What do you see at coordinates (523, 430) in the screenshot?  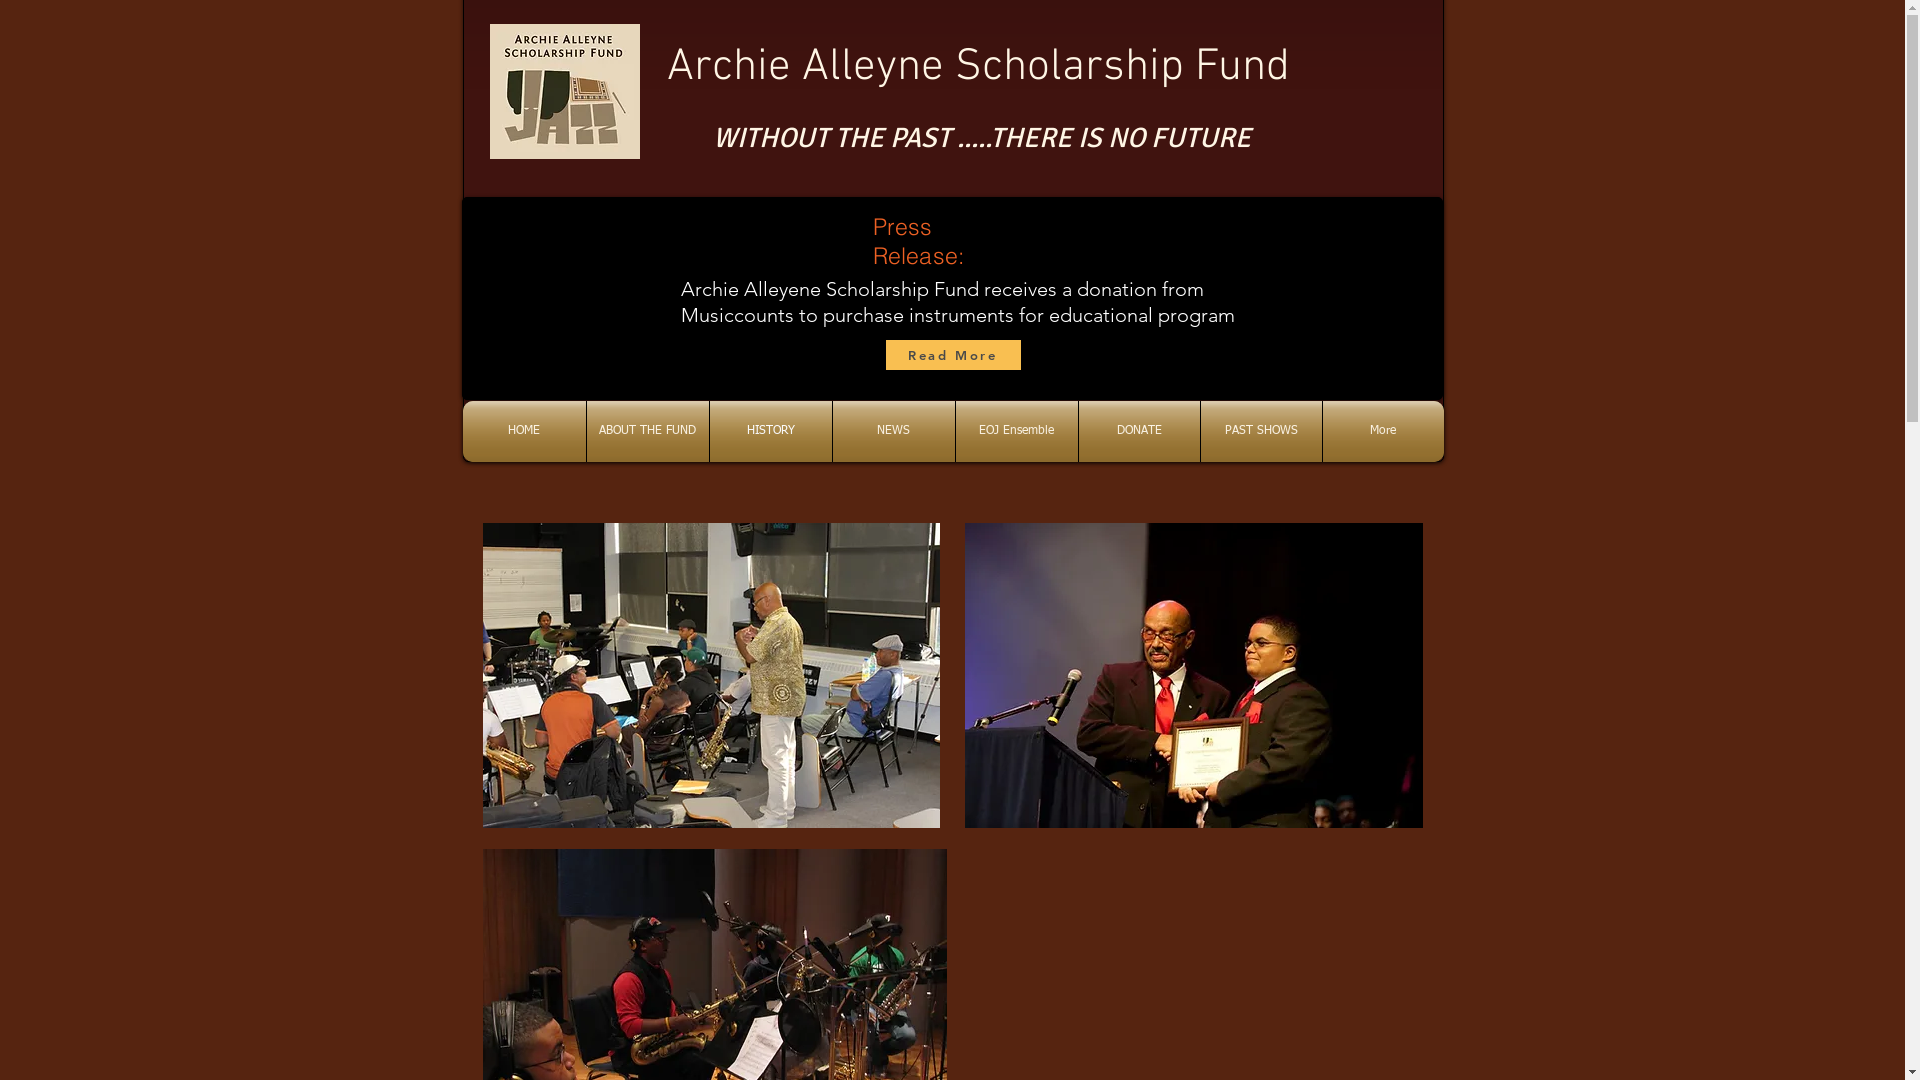 I see `'HOME'` at bounding box center [523, 430].